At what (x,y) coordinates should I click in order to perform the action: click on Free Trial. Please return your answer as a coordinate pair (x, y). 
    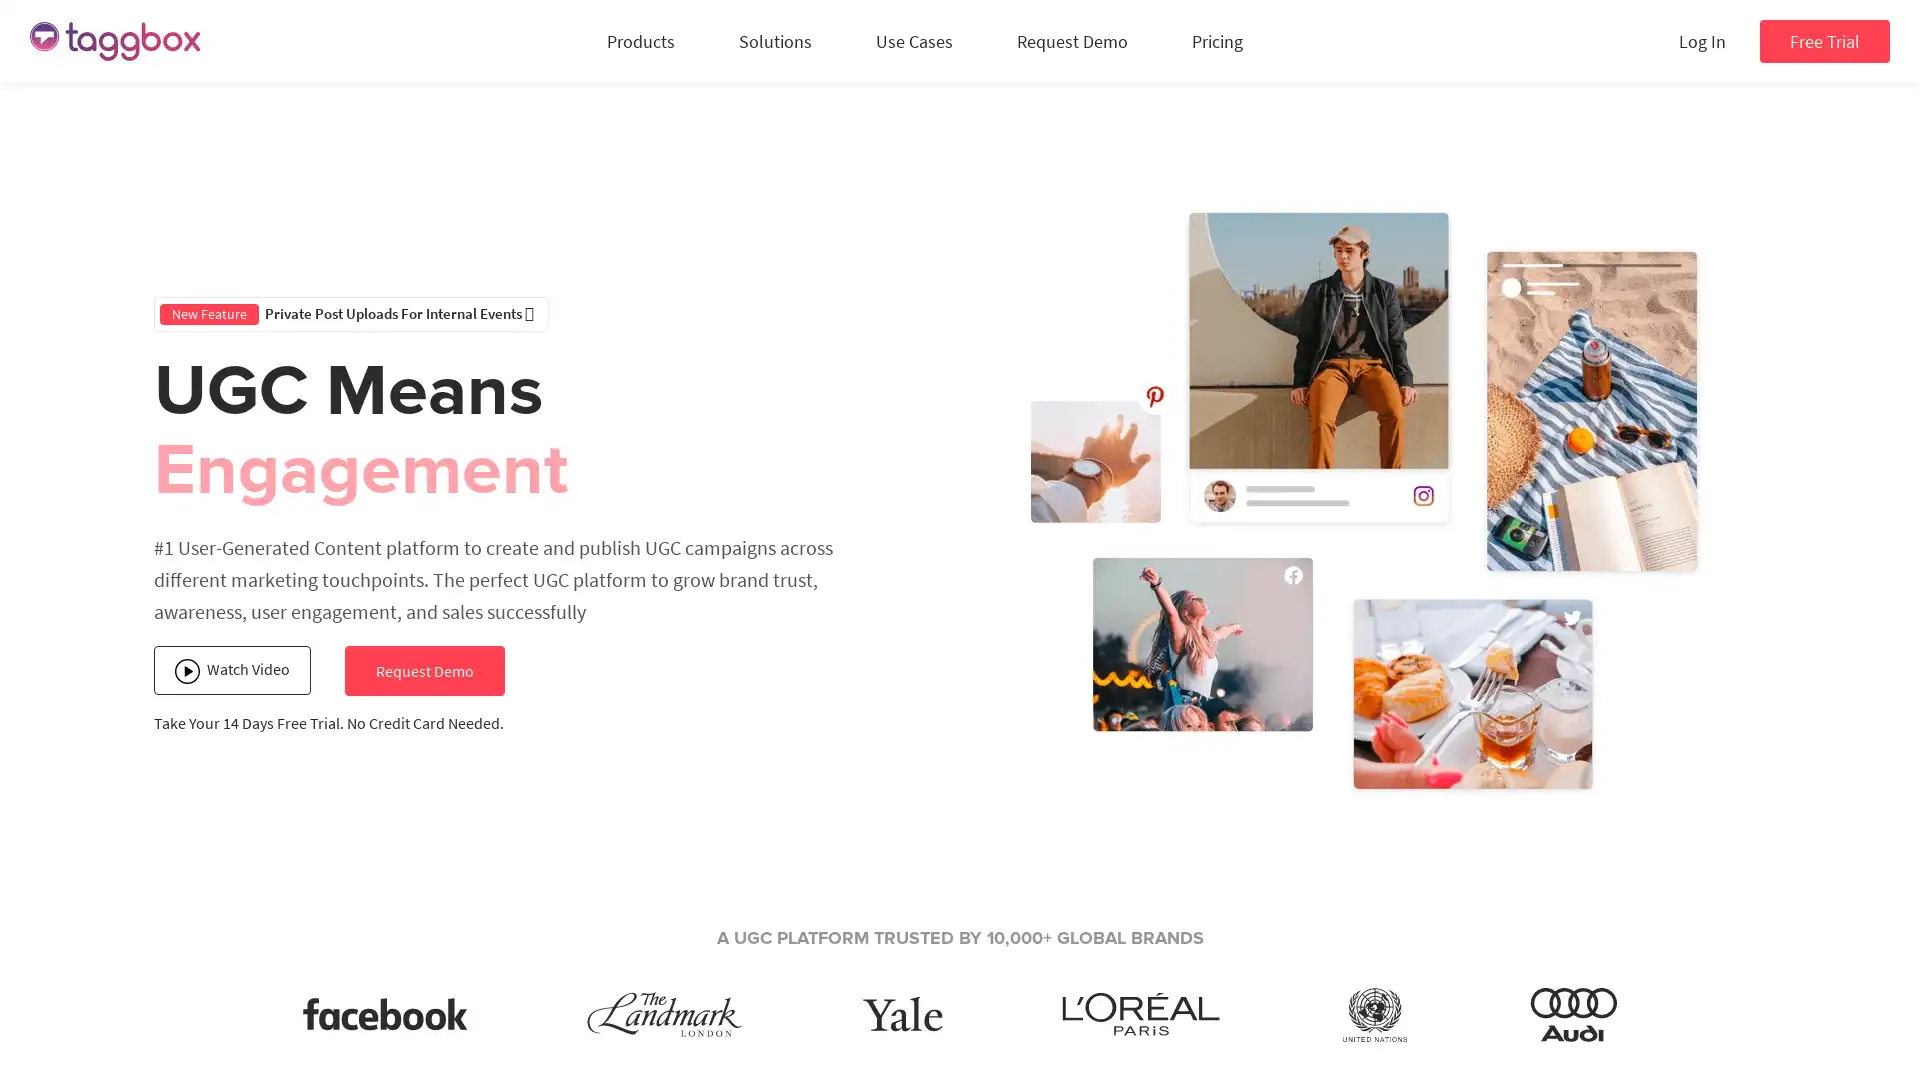
    Looking at the image, I should click on (1824, 41).